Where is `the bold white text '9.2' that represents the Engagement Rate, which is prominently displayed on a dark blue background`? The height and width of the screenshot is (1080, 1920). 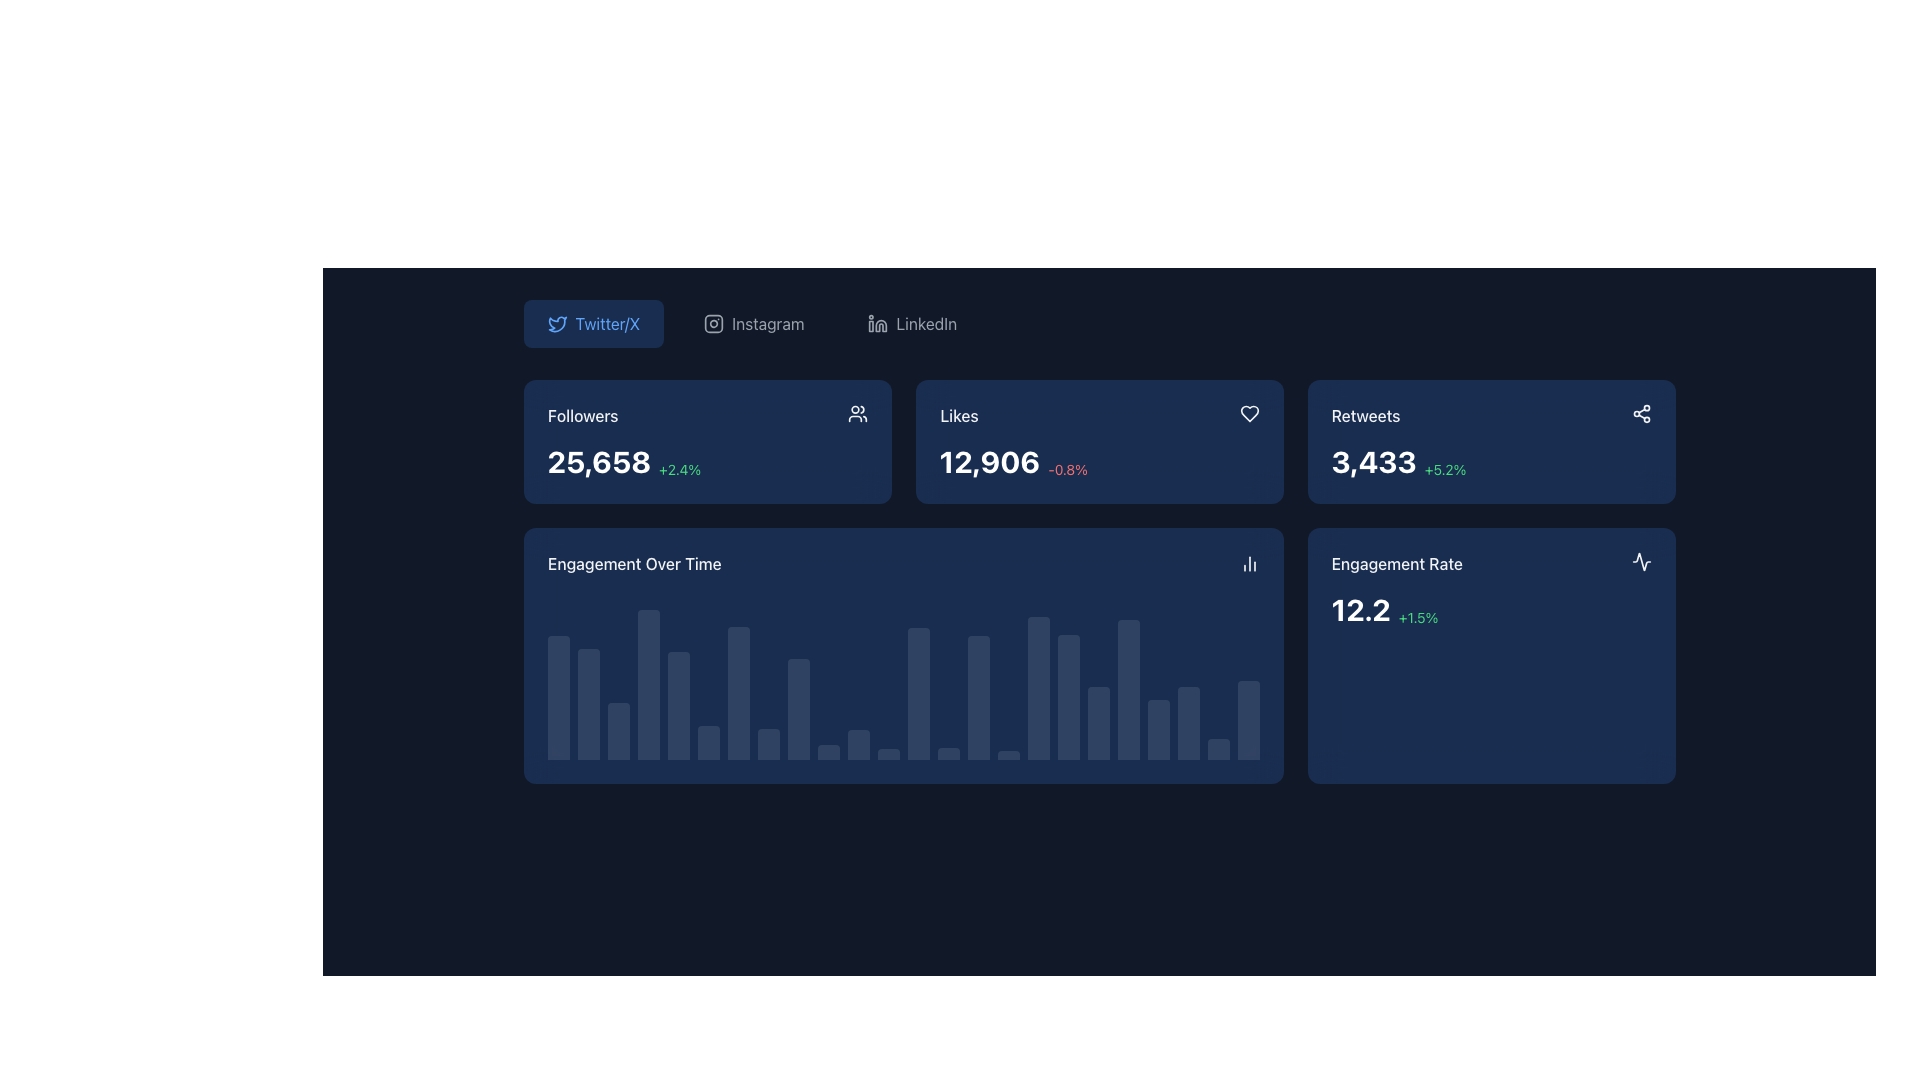 the bold white text '9.2' that represents the Engagement Rate, which is prominently displayed on a dark blue background is located at coordinates (1354, 608).